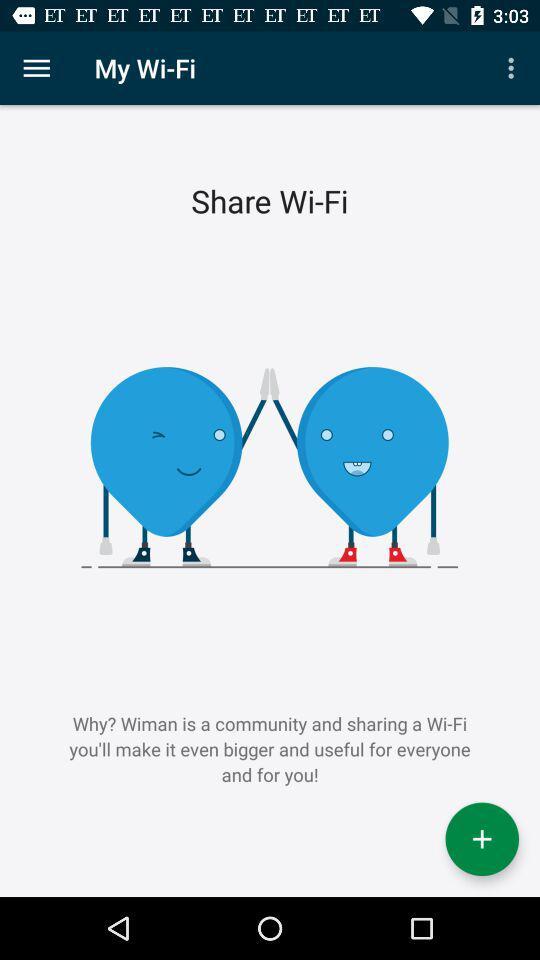 Image resolution: width=540 pixels, height=960 pixels. What do you see at coordinates (481, 839) in the screenshot?
I see `the icon at the bottom right corner` at bounding box center [481, 839].